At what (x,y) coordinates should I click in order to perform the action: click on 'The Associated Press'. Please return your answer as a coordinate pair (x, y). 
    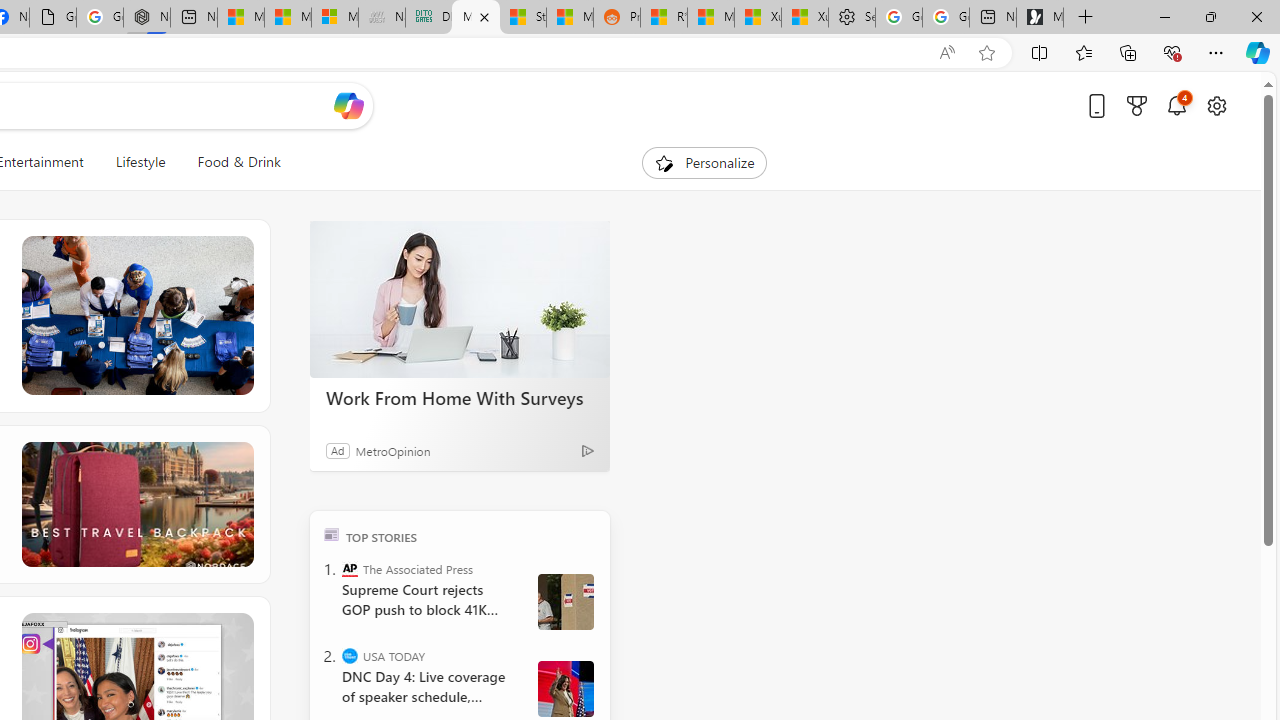
    Looking at the image, I should click on (350, 568).